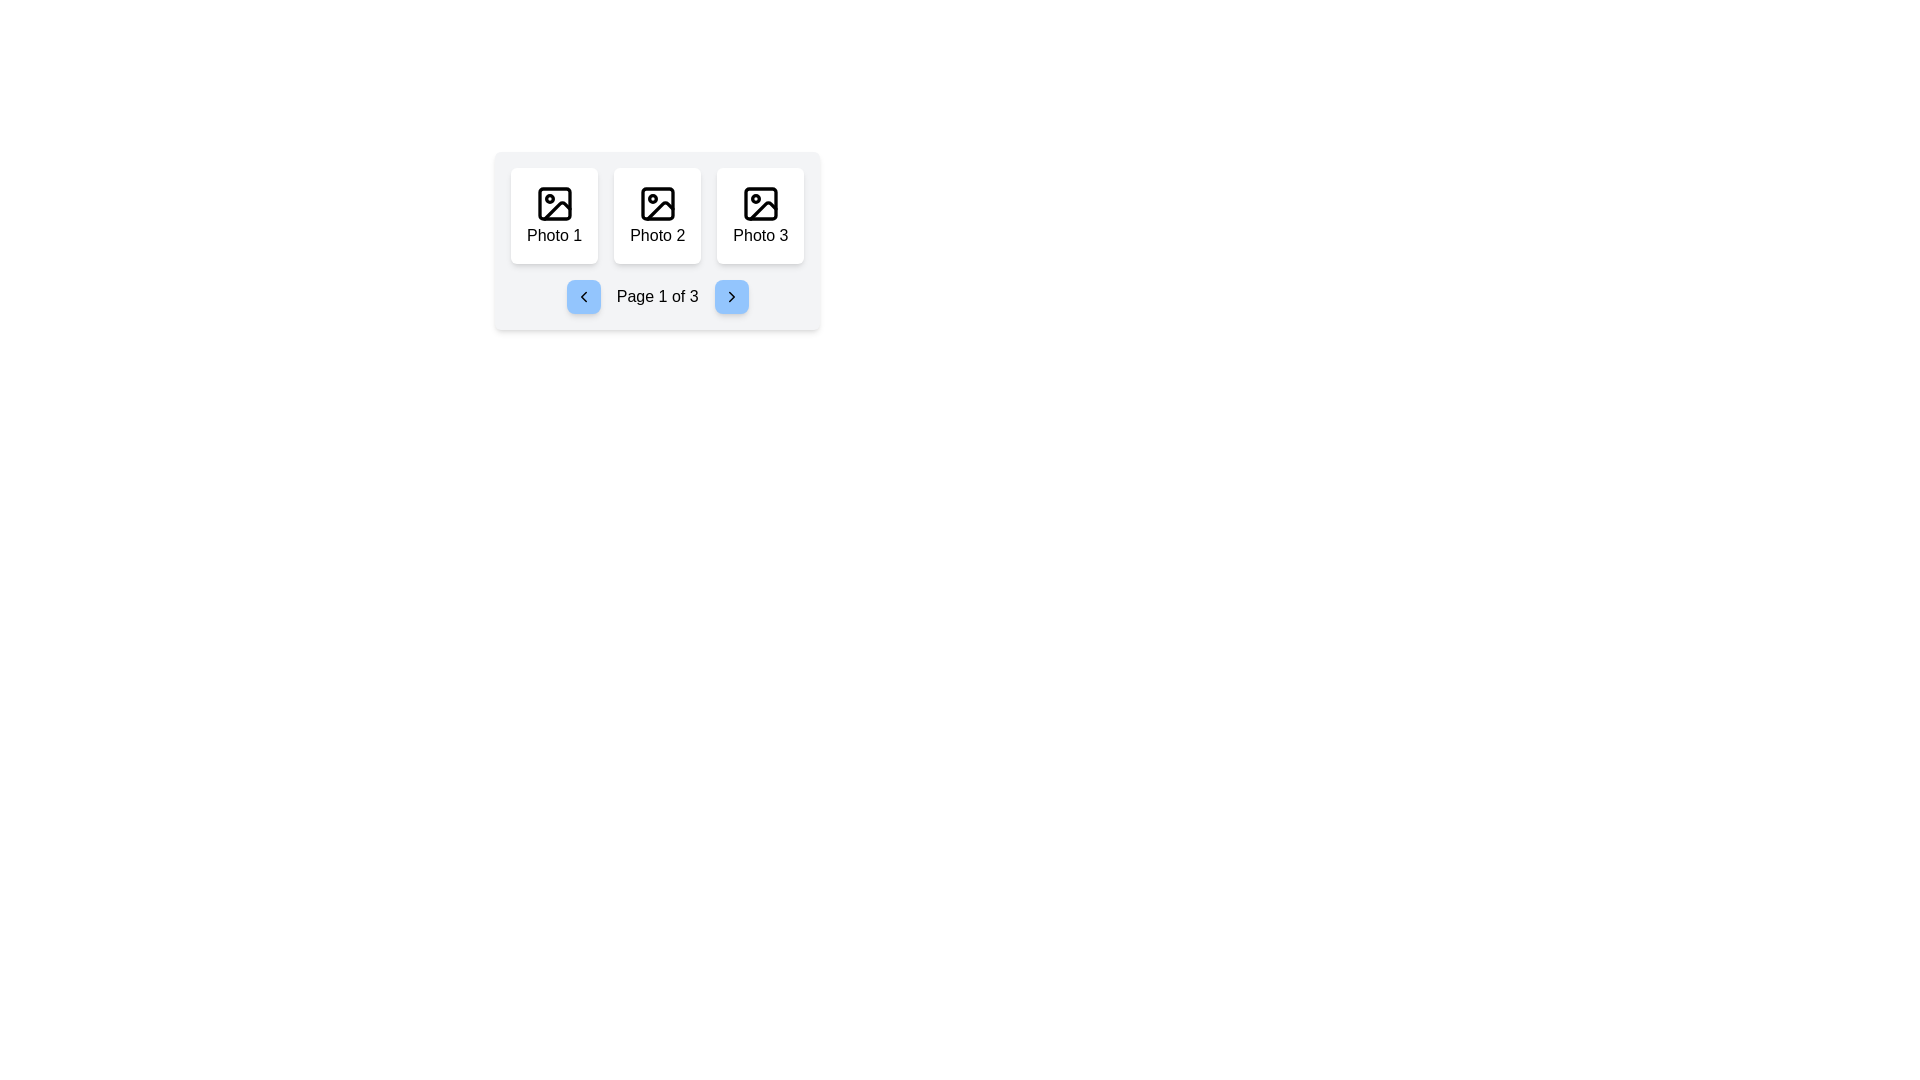 Image resolution: width=1920 pixels, height=1080 pixels. What do you see at coordinates (657, 204) in the screenshot?
I see `the graphic component (rounded rectangle) within the button labeled 'Photo 2', which is the second button in a group of three horizontally aligned buttons` at bounding box center [657, 204].